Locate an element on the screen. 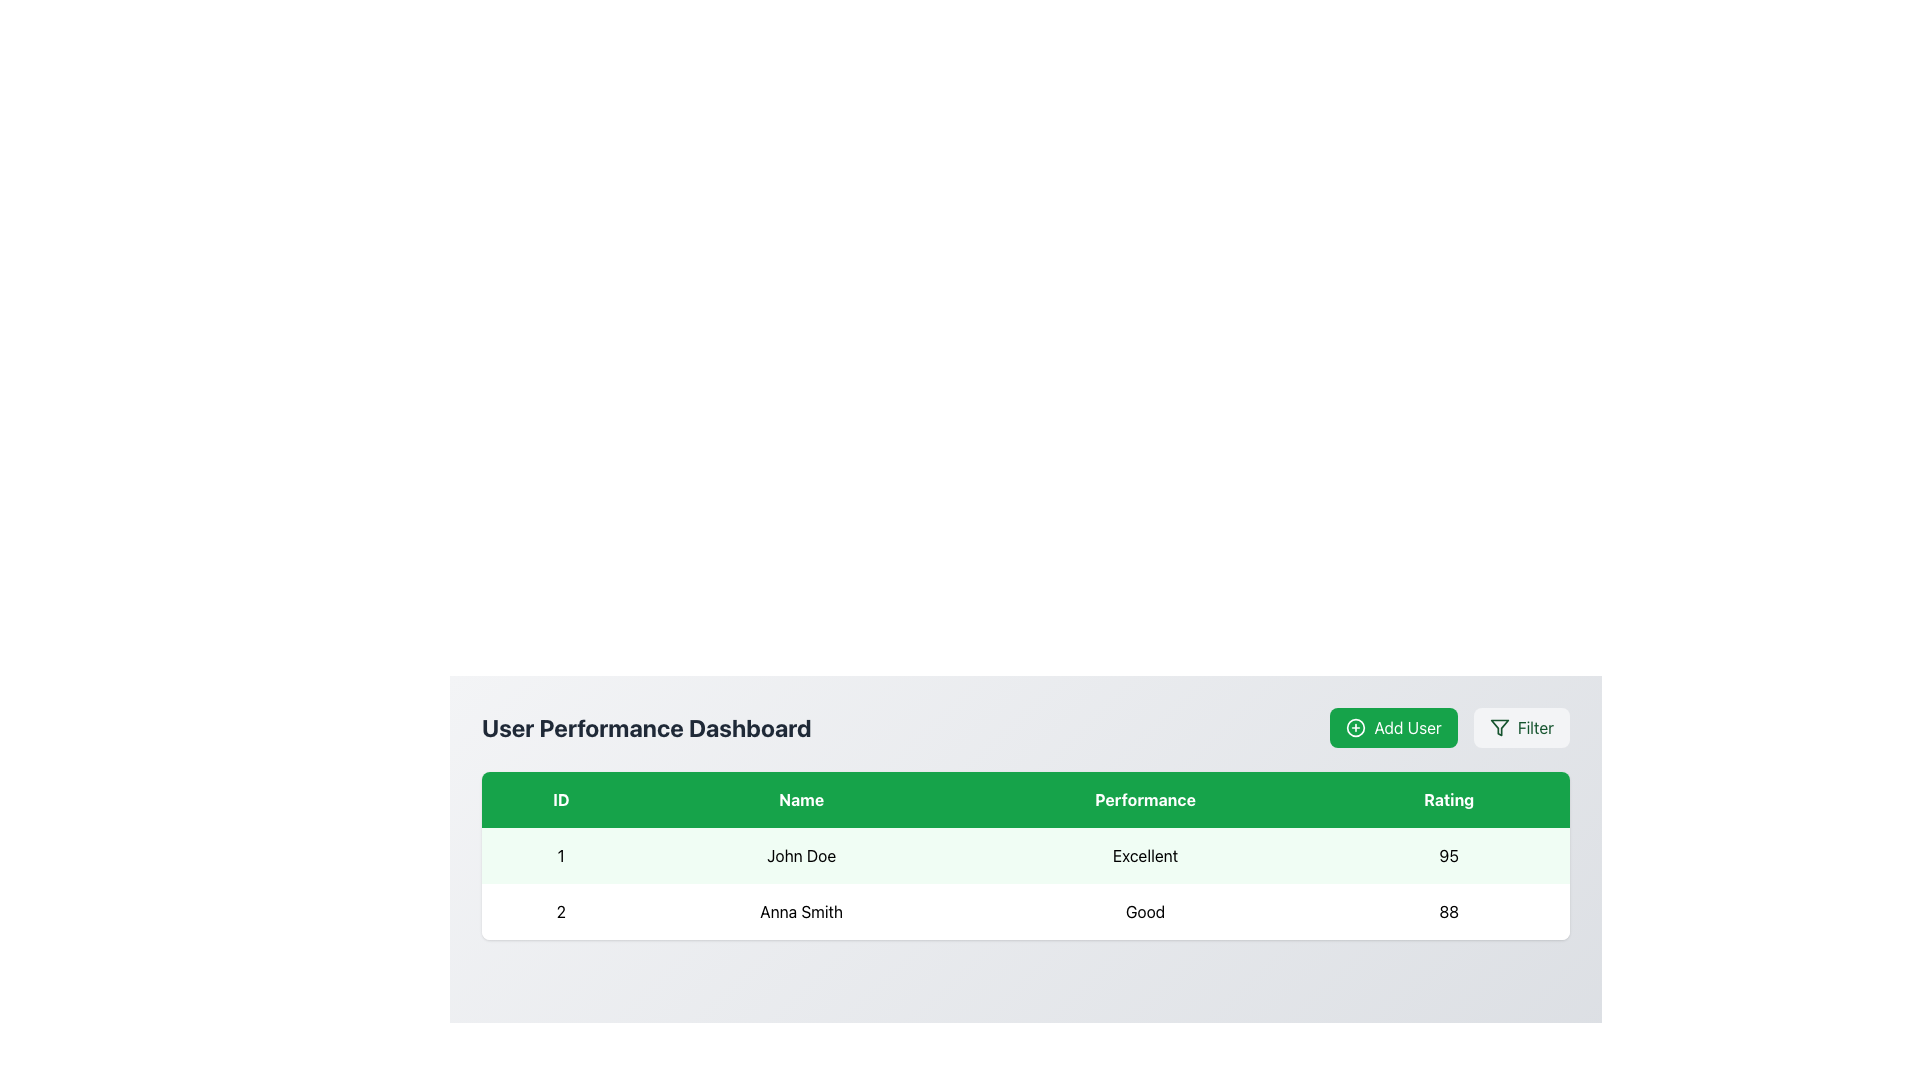 This screenshot has width=1920, height=1080. the 'ID' column header cell in the table, which is the first cell in the top header row, providing context for the user or entity IDs below is located at coordinates (560, 798).